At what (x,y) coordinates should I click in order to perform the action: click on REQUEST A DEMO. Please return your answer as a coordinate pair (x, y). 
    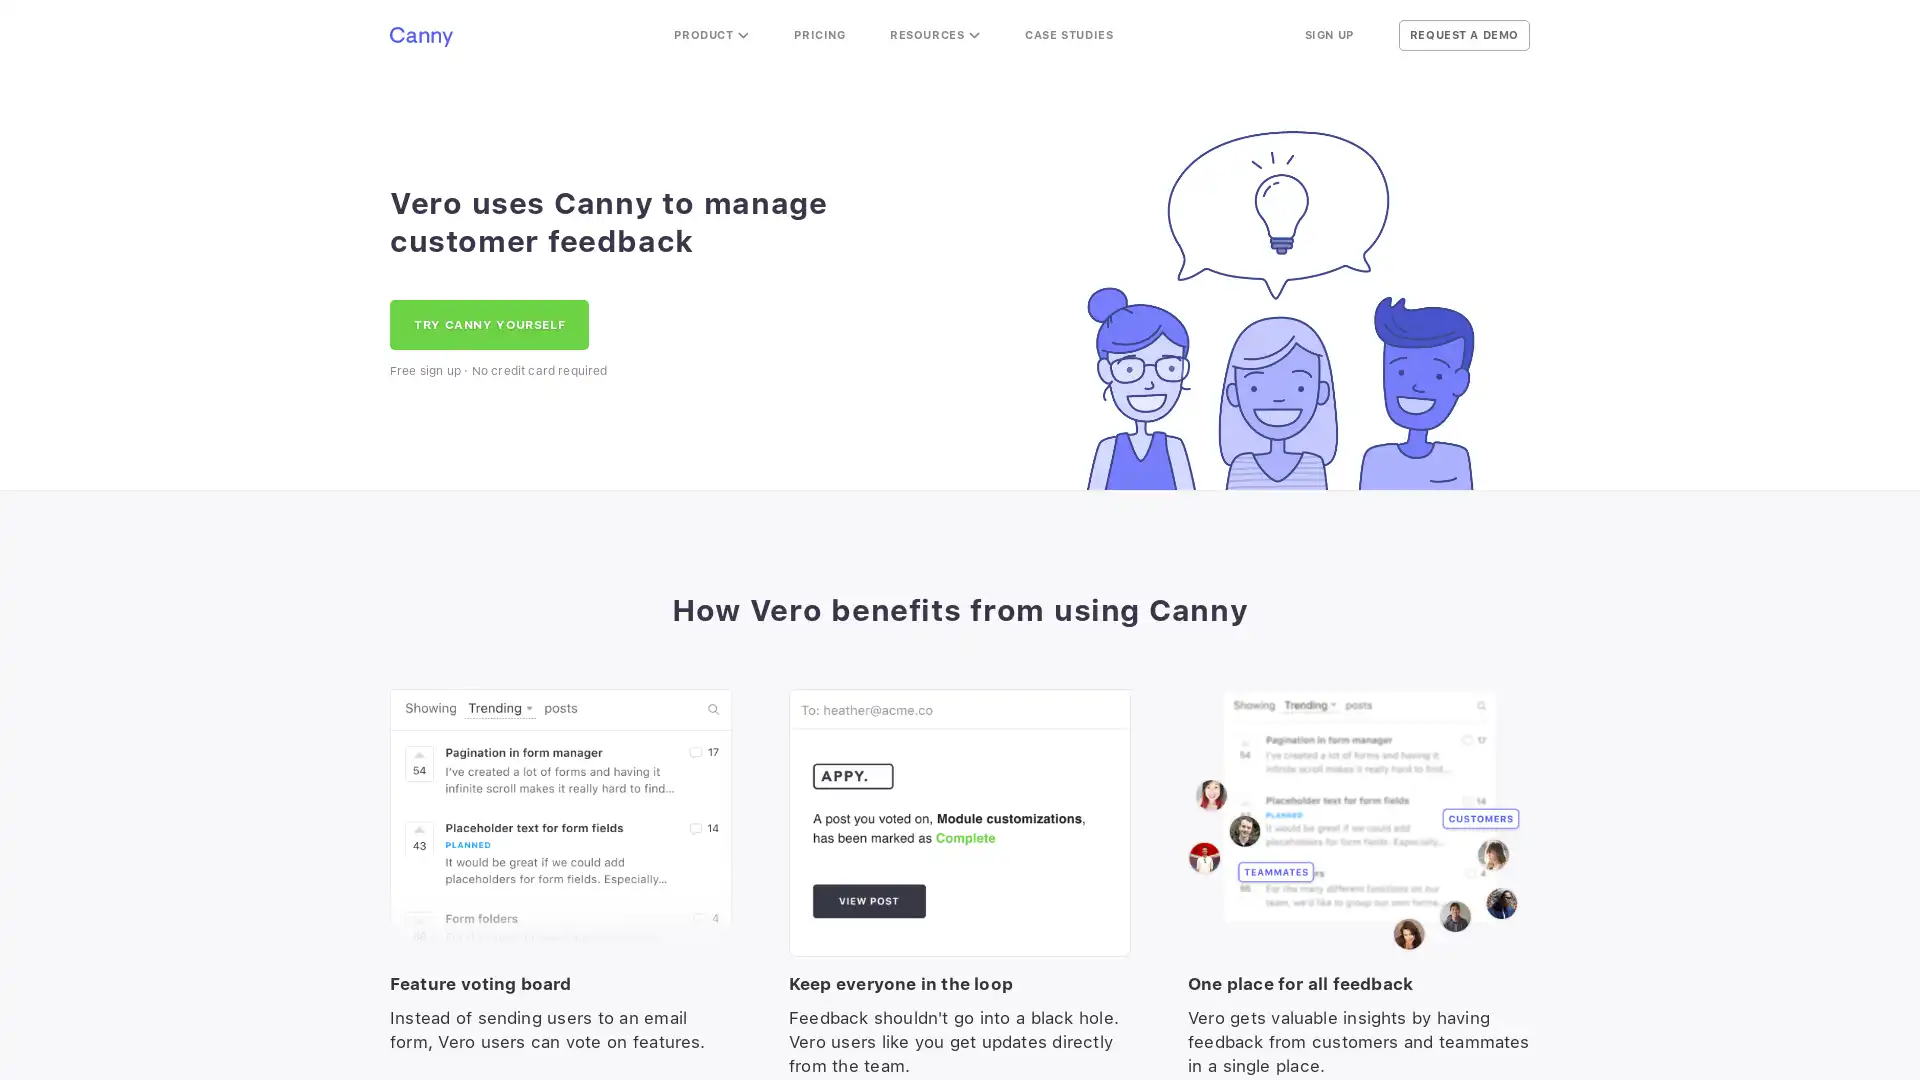
    Looking at the image, I should click on (1464, 34).